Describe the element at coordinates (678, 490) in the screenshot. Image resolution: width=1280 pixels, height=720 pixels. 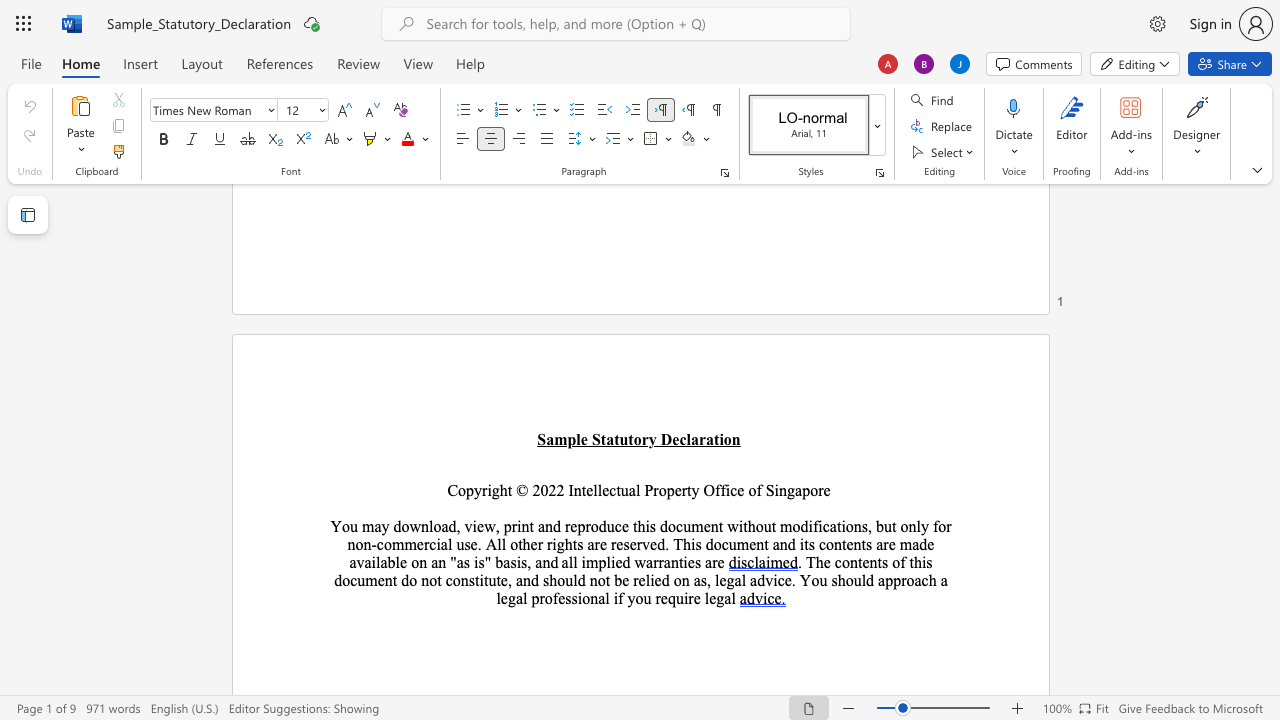
I see `the 3th character "e" in the text` at that location.